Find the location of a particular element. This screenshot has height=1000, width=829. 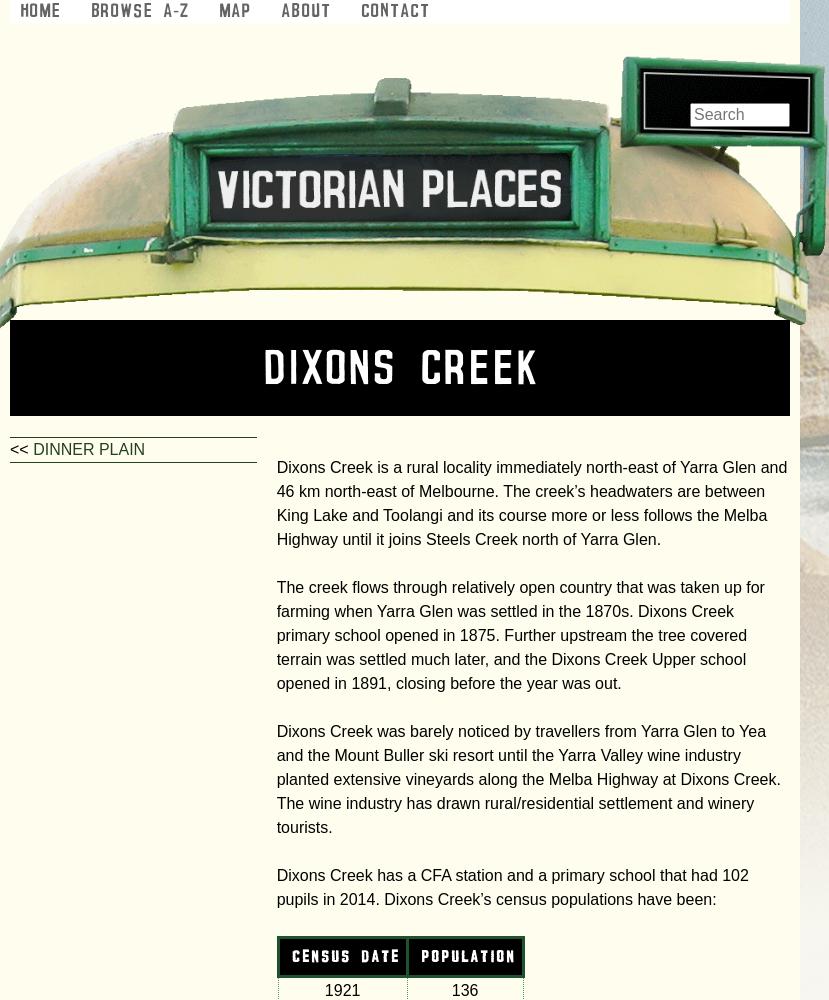

'population' is located at coordinates (418, 955).